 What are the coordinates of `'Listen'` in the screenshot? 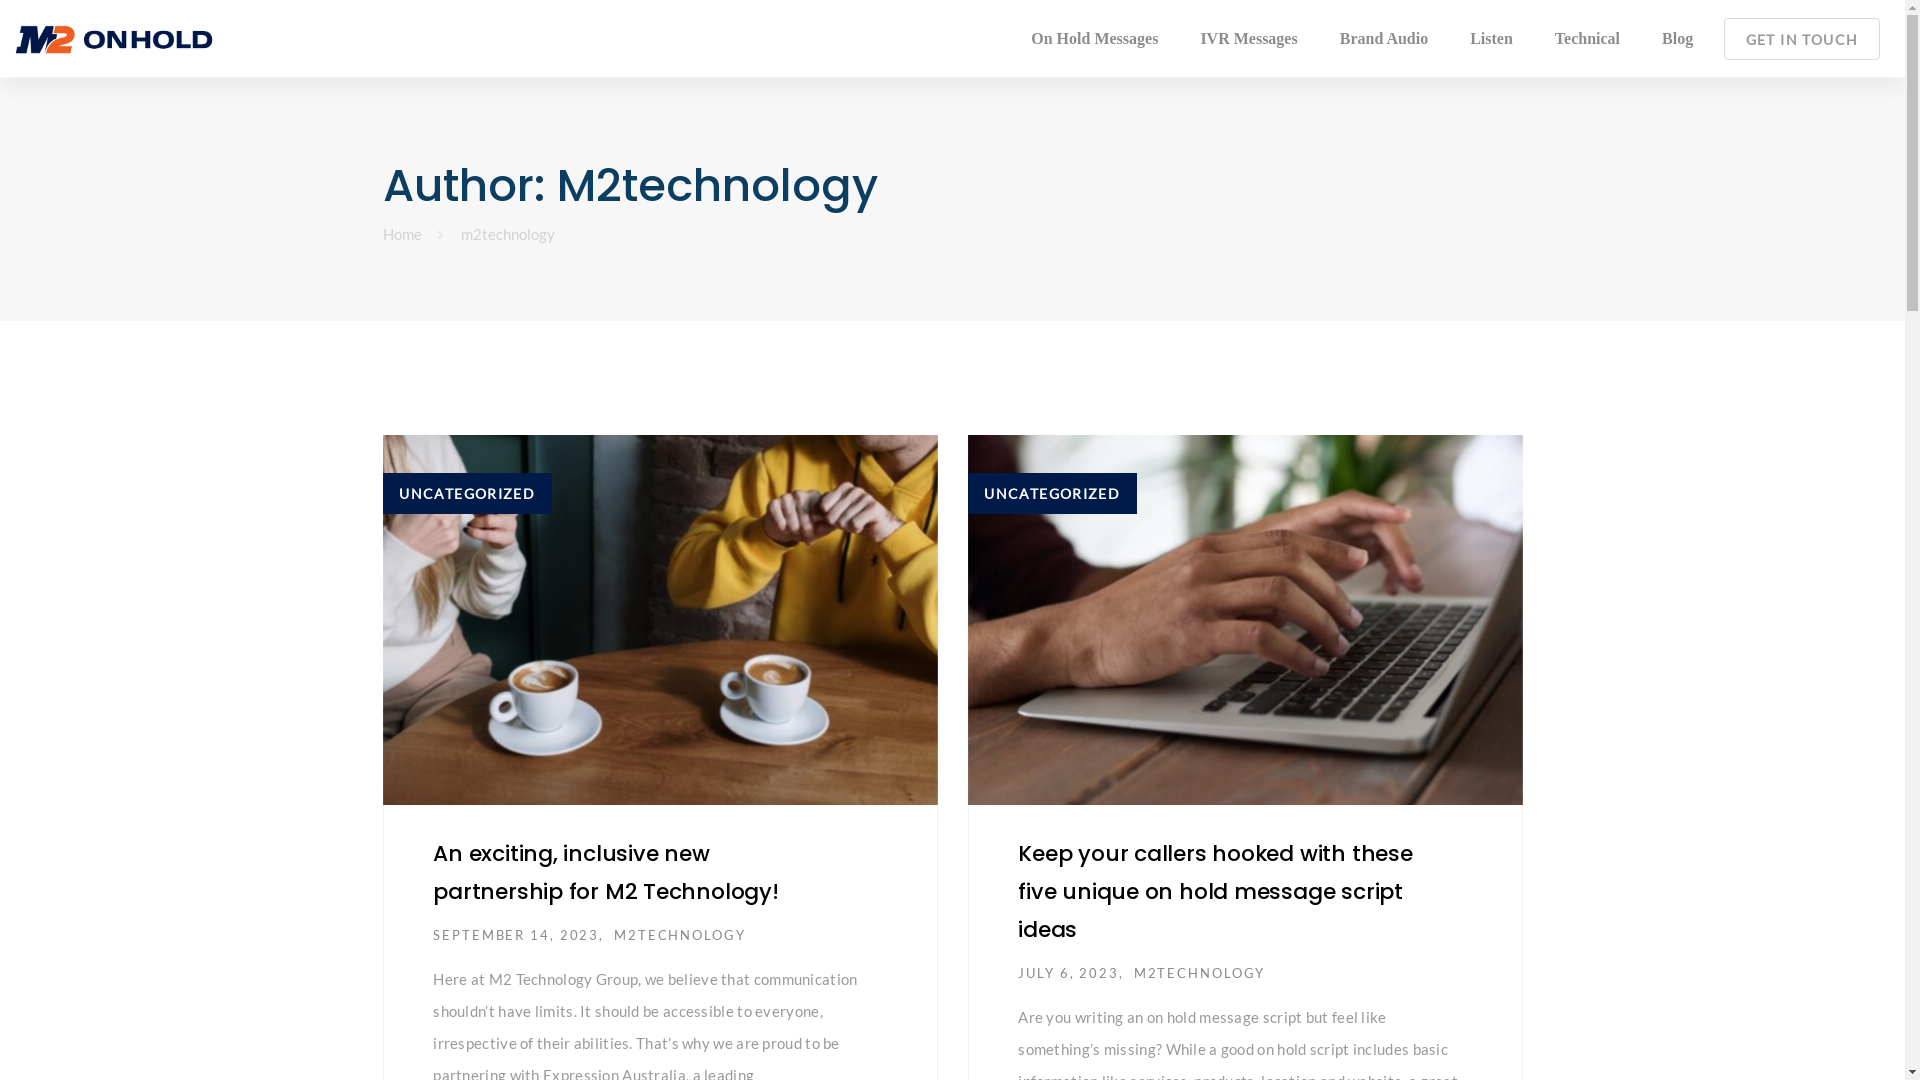 It's located at (1491, 38).